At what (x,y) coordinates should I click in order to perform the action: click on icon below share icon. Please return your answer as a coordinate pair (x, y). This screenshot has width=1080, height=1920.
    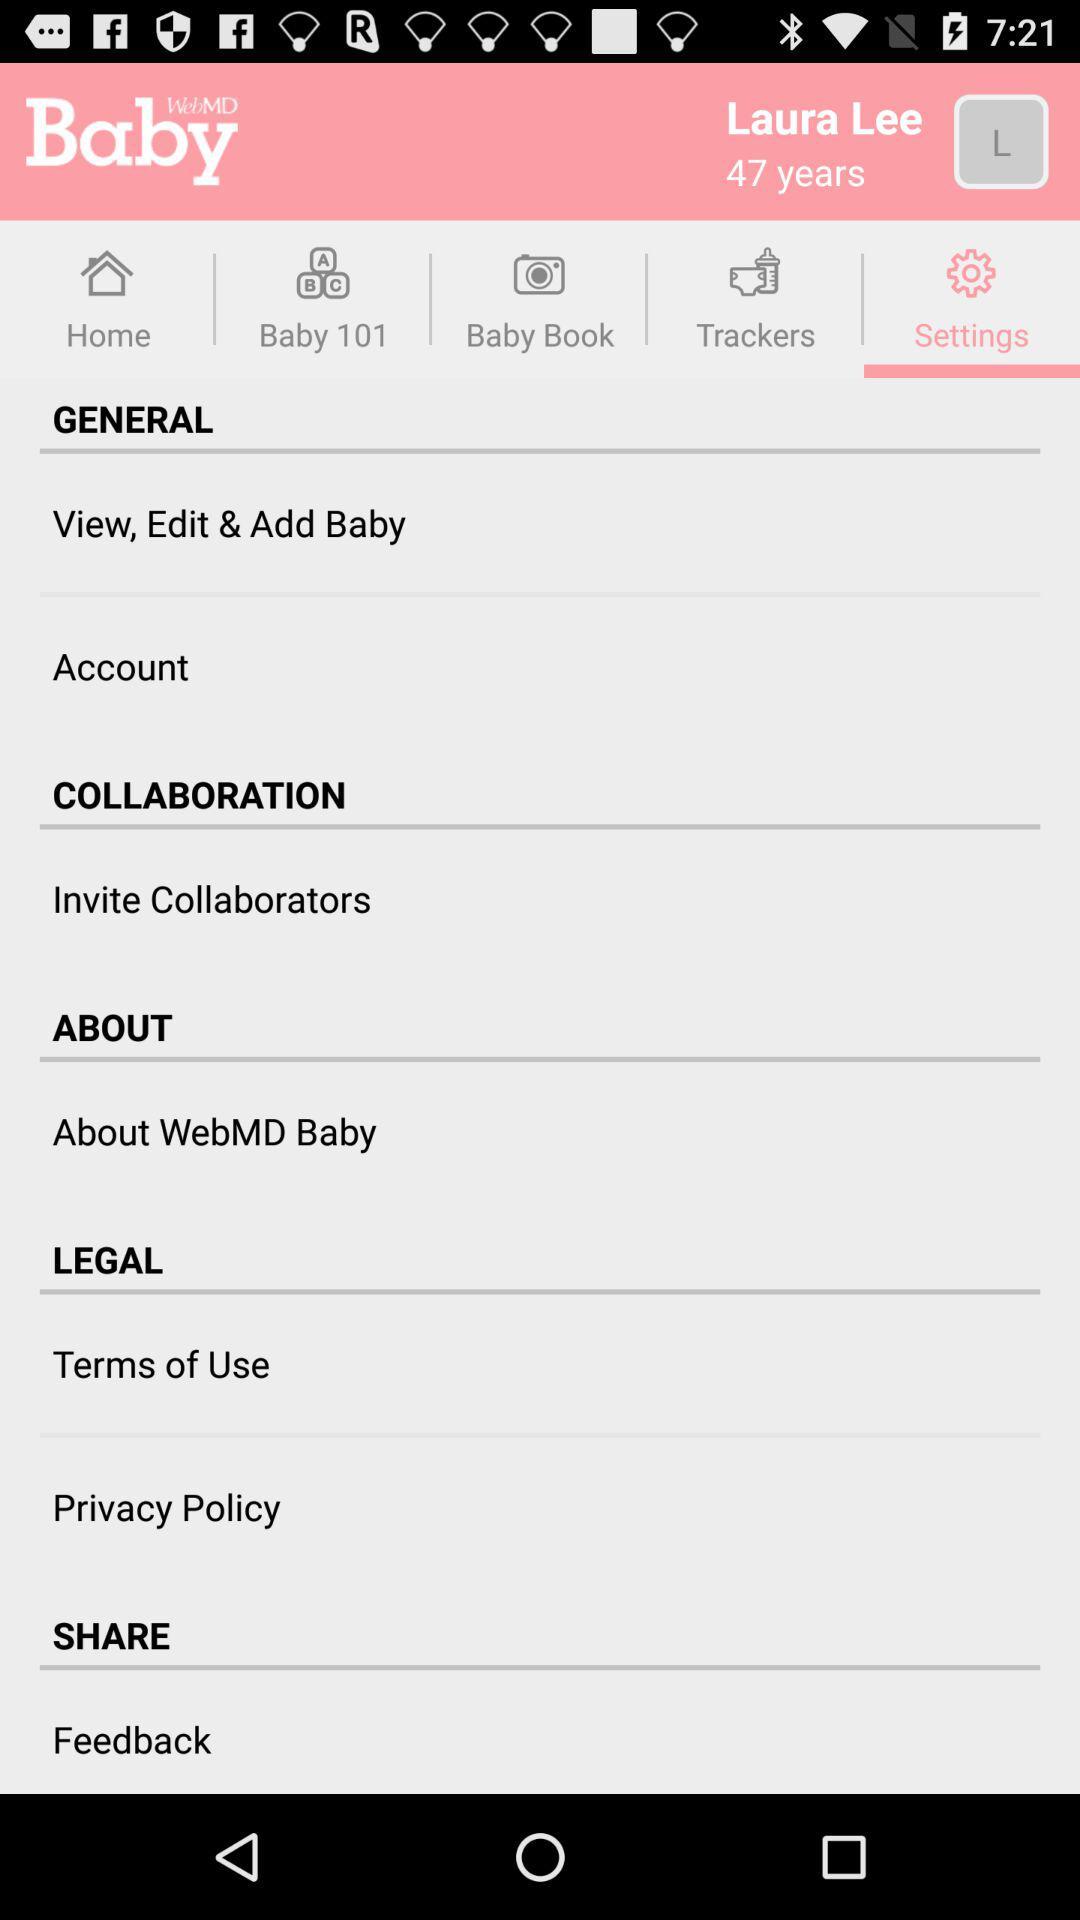
    Looking at the image, I should click on (540, 1667).